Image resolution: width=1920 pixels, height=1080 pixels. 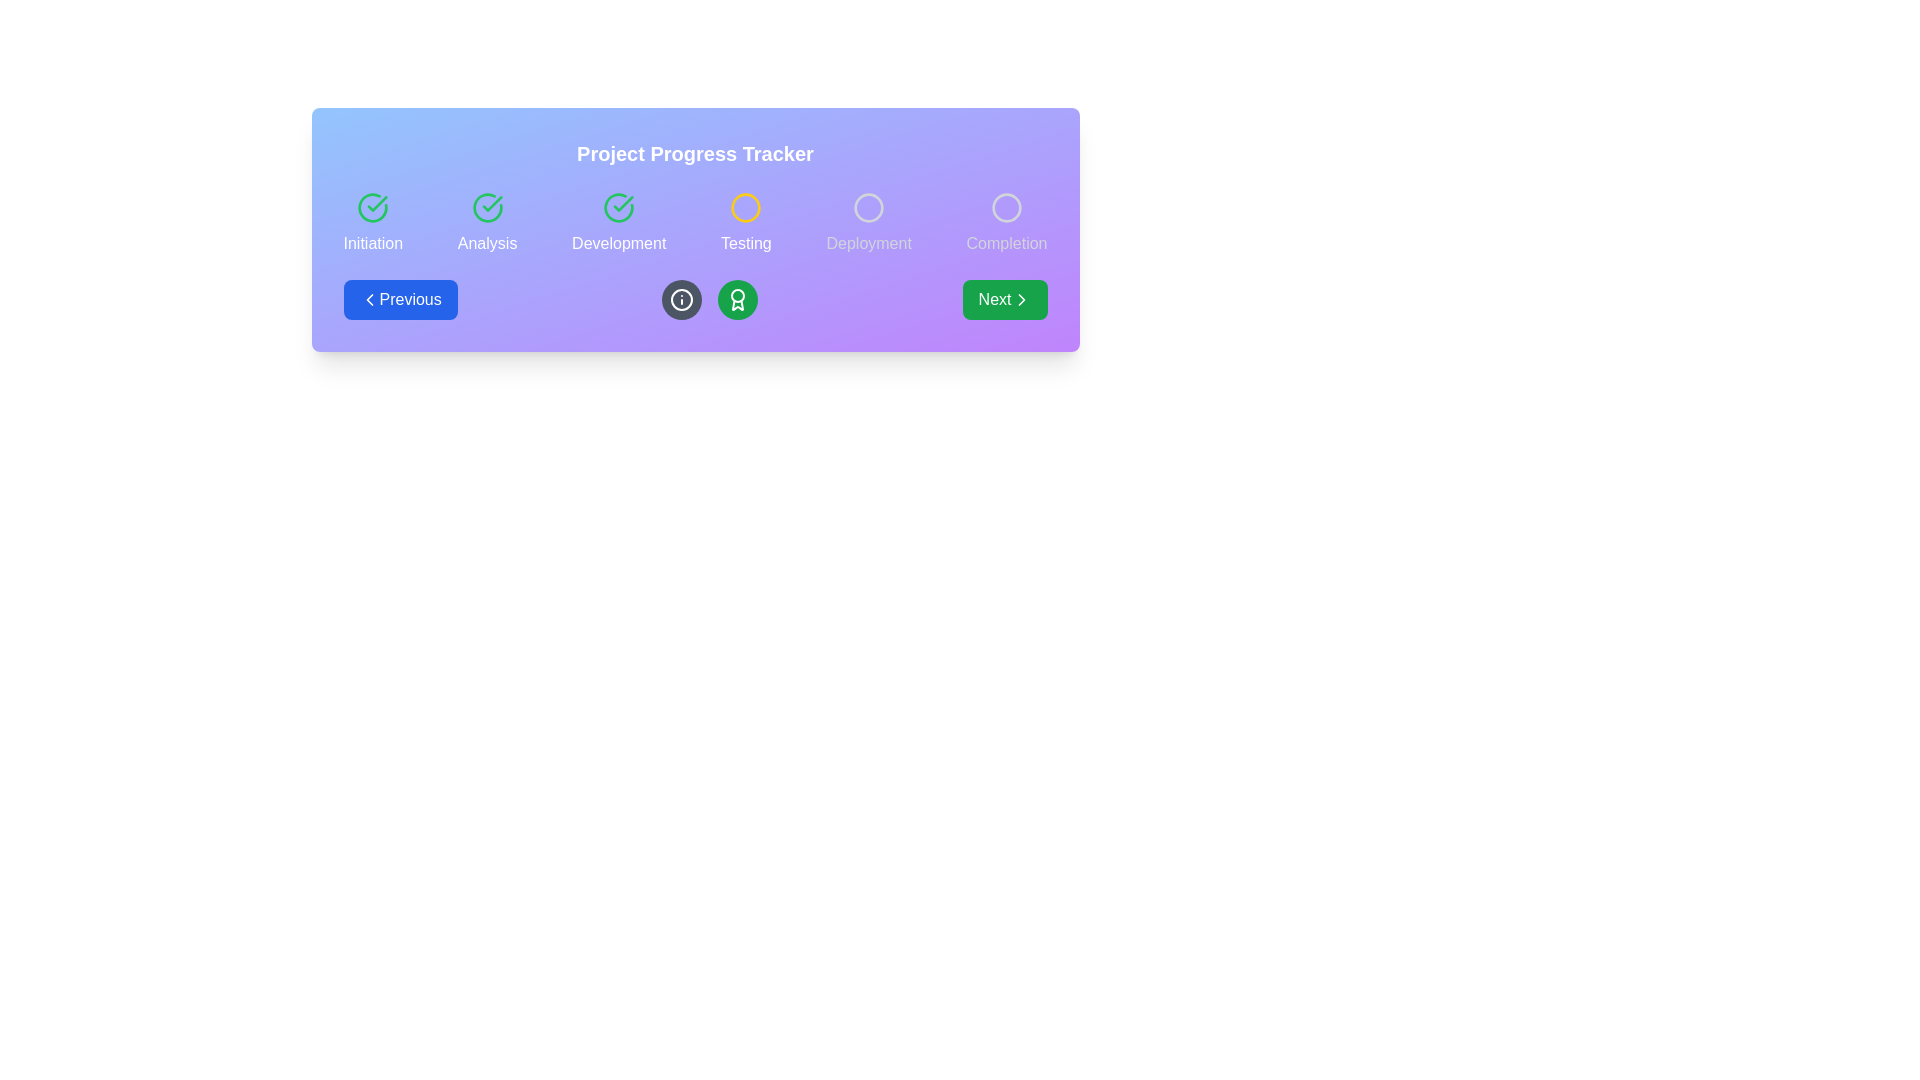 What do you see at coordinates (373, 208) in the screenshot?
I see `the circular icon with a green outline and a checkmark inside, located above the text 'Initiation'` at bounding box center [373, 208].